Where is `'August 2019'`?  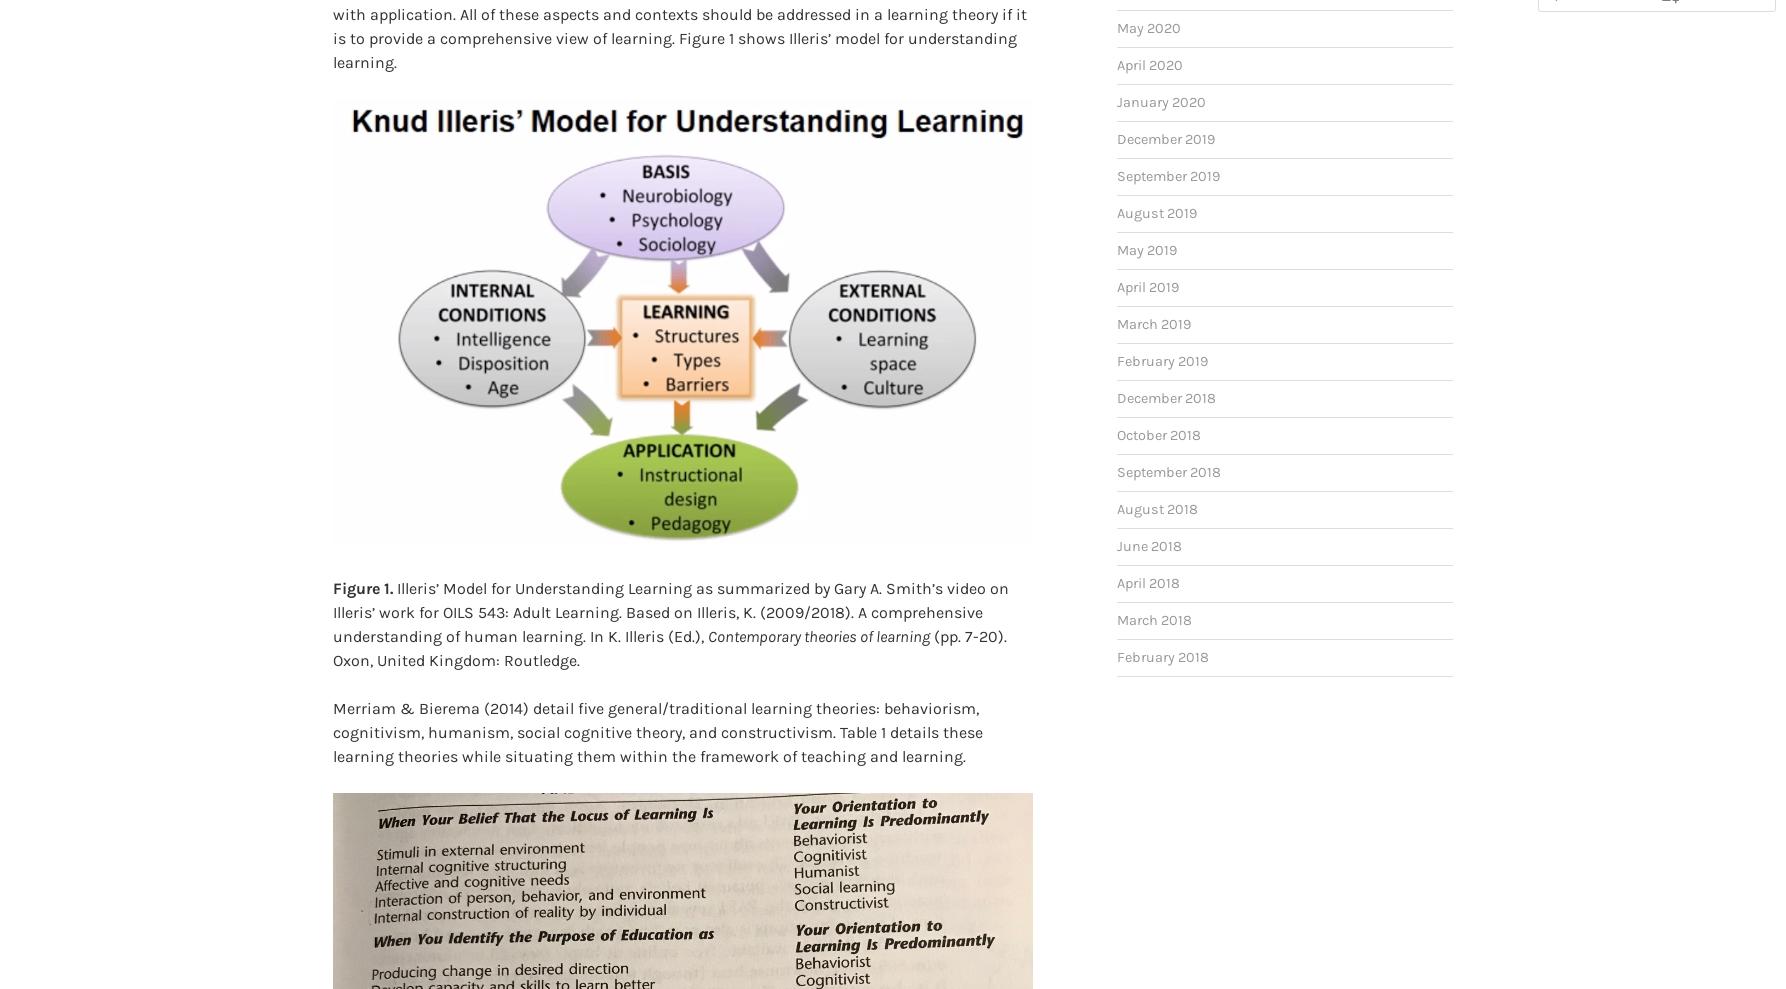
'August 2019' is located at coordinates (1155, 181).